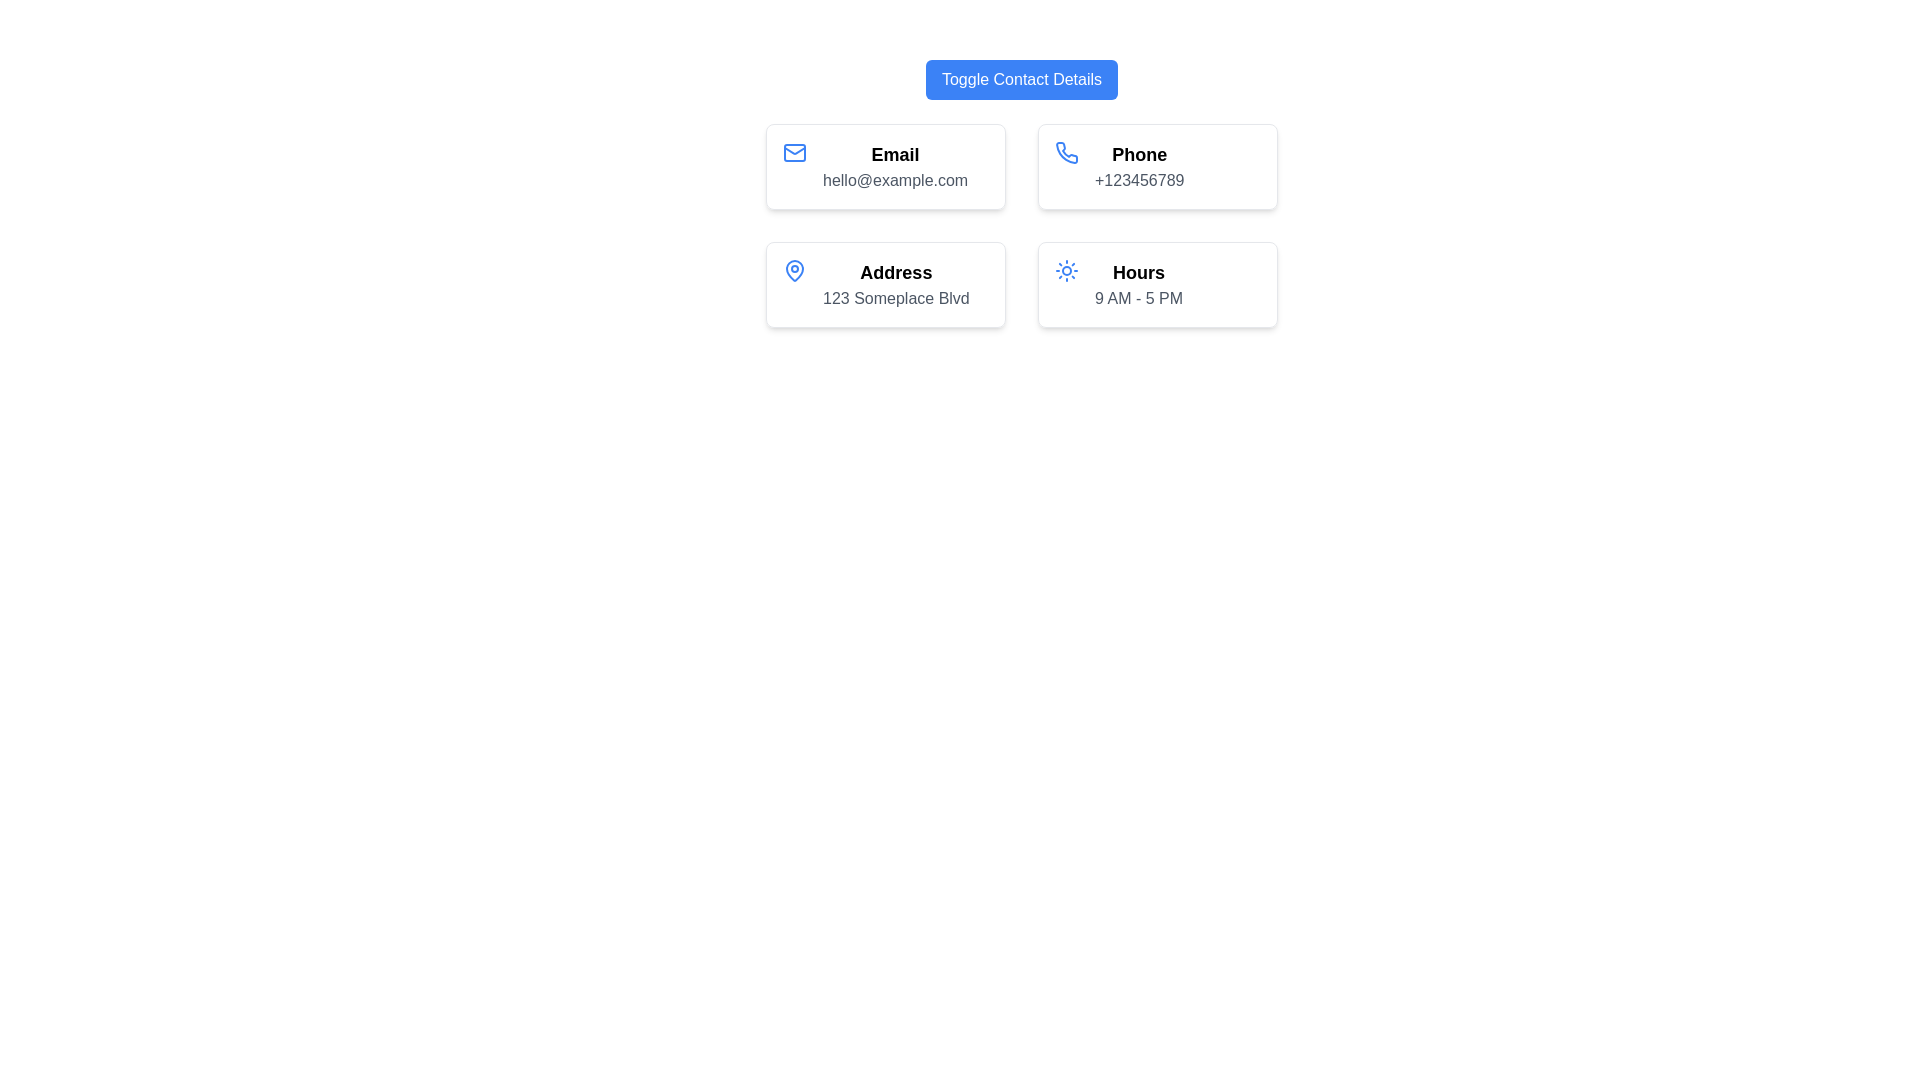 The width and height of the screenshot is (1920, 1080). What do you see at coordinates (1065, 152) in the screenshot?
I see `the phone contact icon located in the top-right quadrant of the contact details interface, which symbolizes the communication method` at bounding box center [1065, 152].